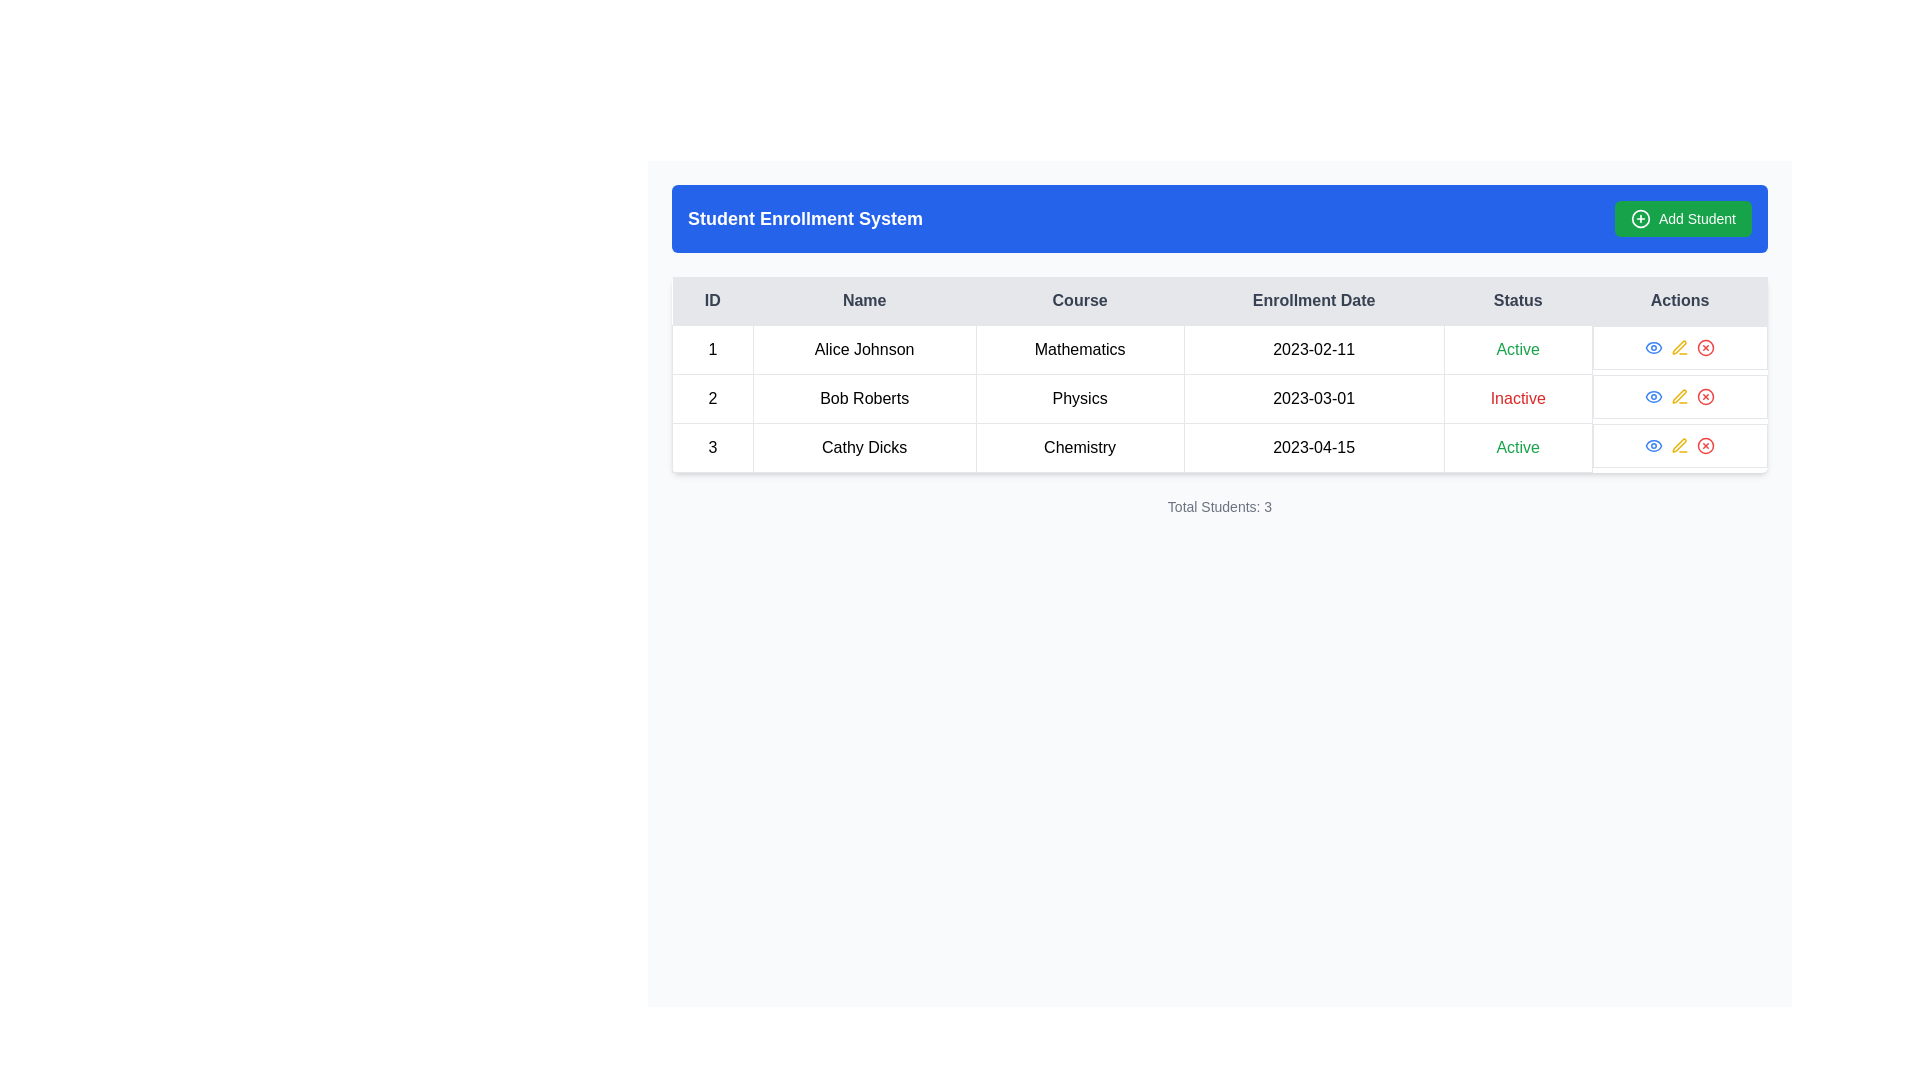 Image resolution: width=1920 pixels, height=1080 pixels. I want to click on the stylized eye-shaped icon button located in the 'Actions' column of the second row, so click(1654, 396).